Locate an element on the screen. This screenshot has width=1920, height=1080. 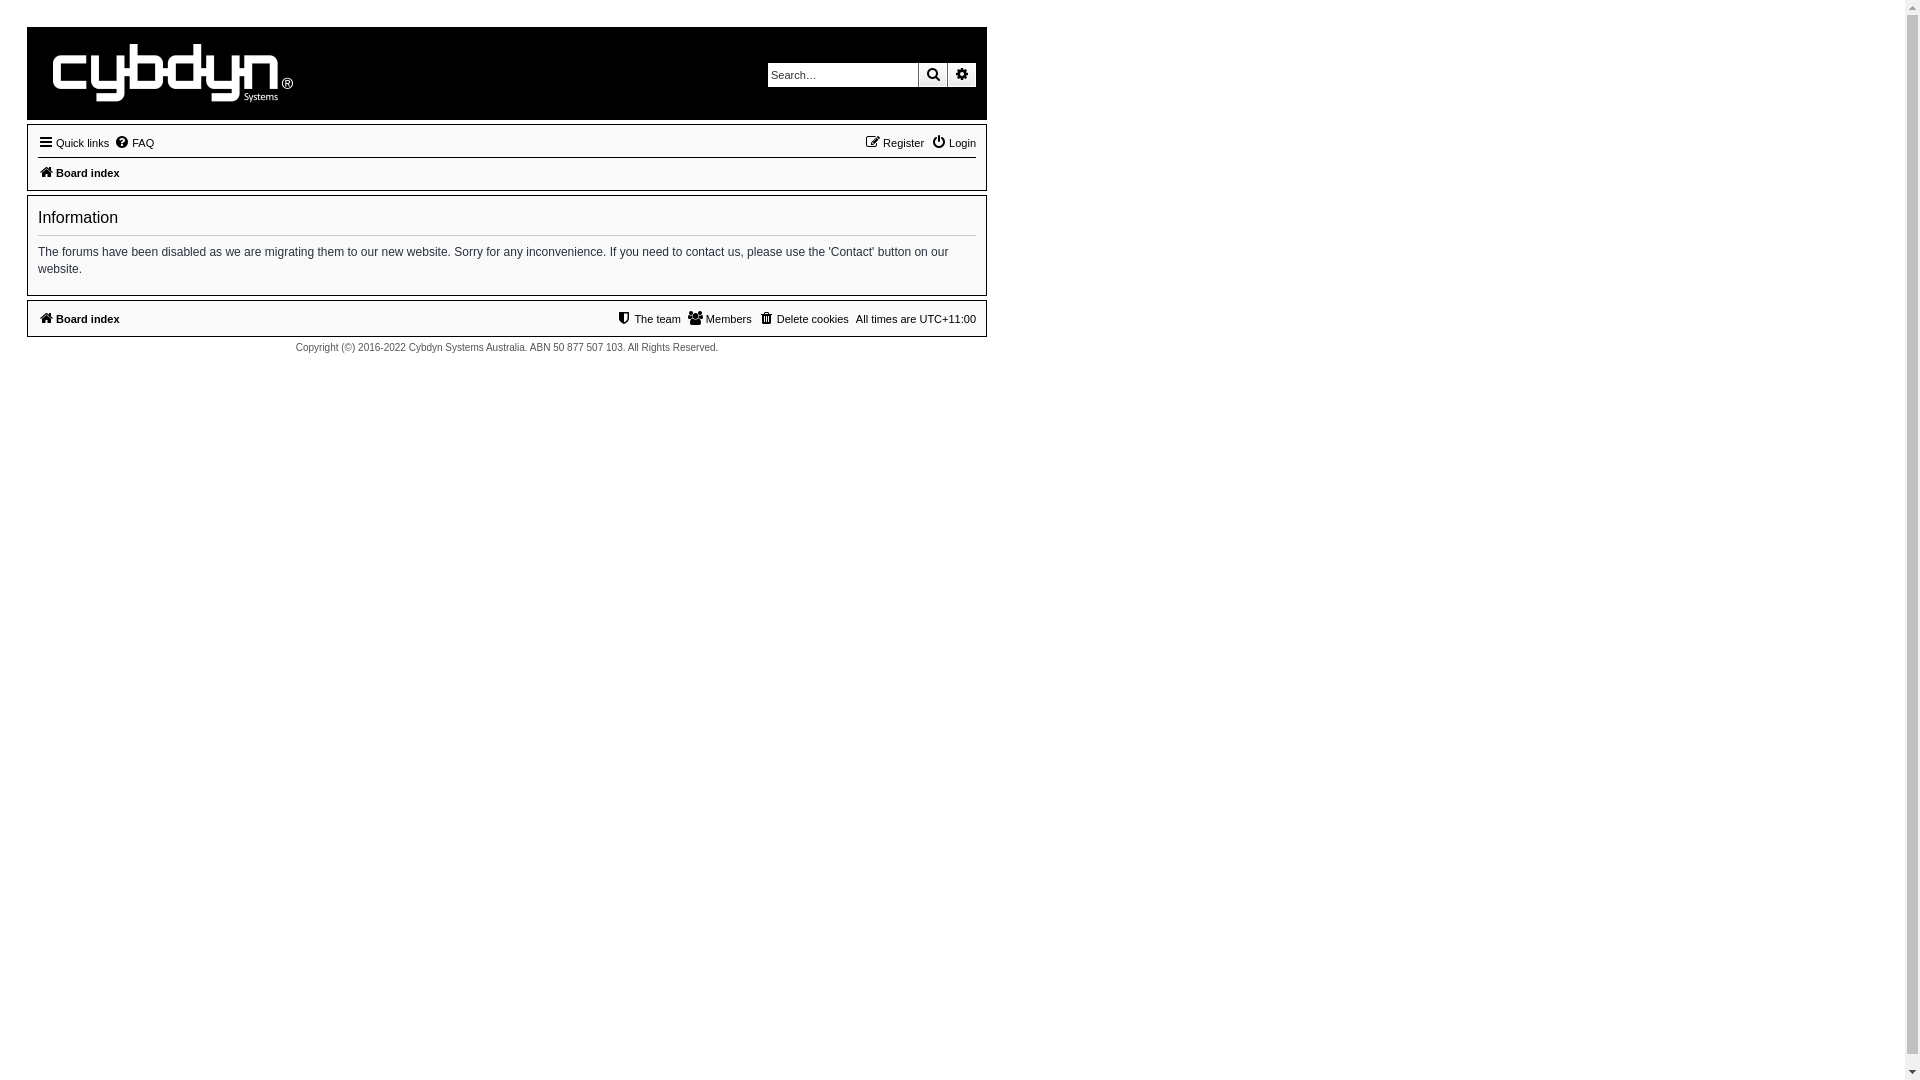
'Search for keywords' is located at coordinates (843, 73).